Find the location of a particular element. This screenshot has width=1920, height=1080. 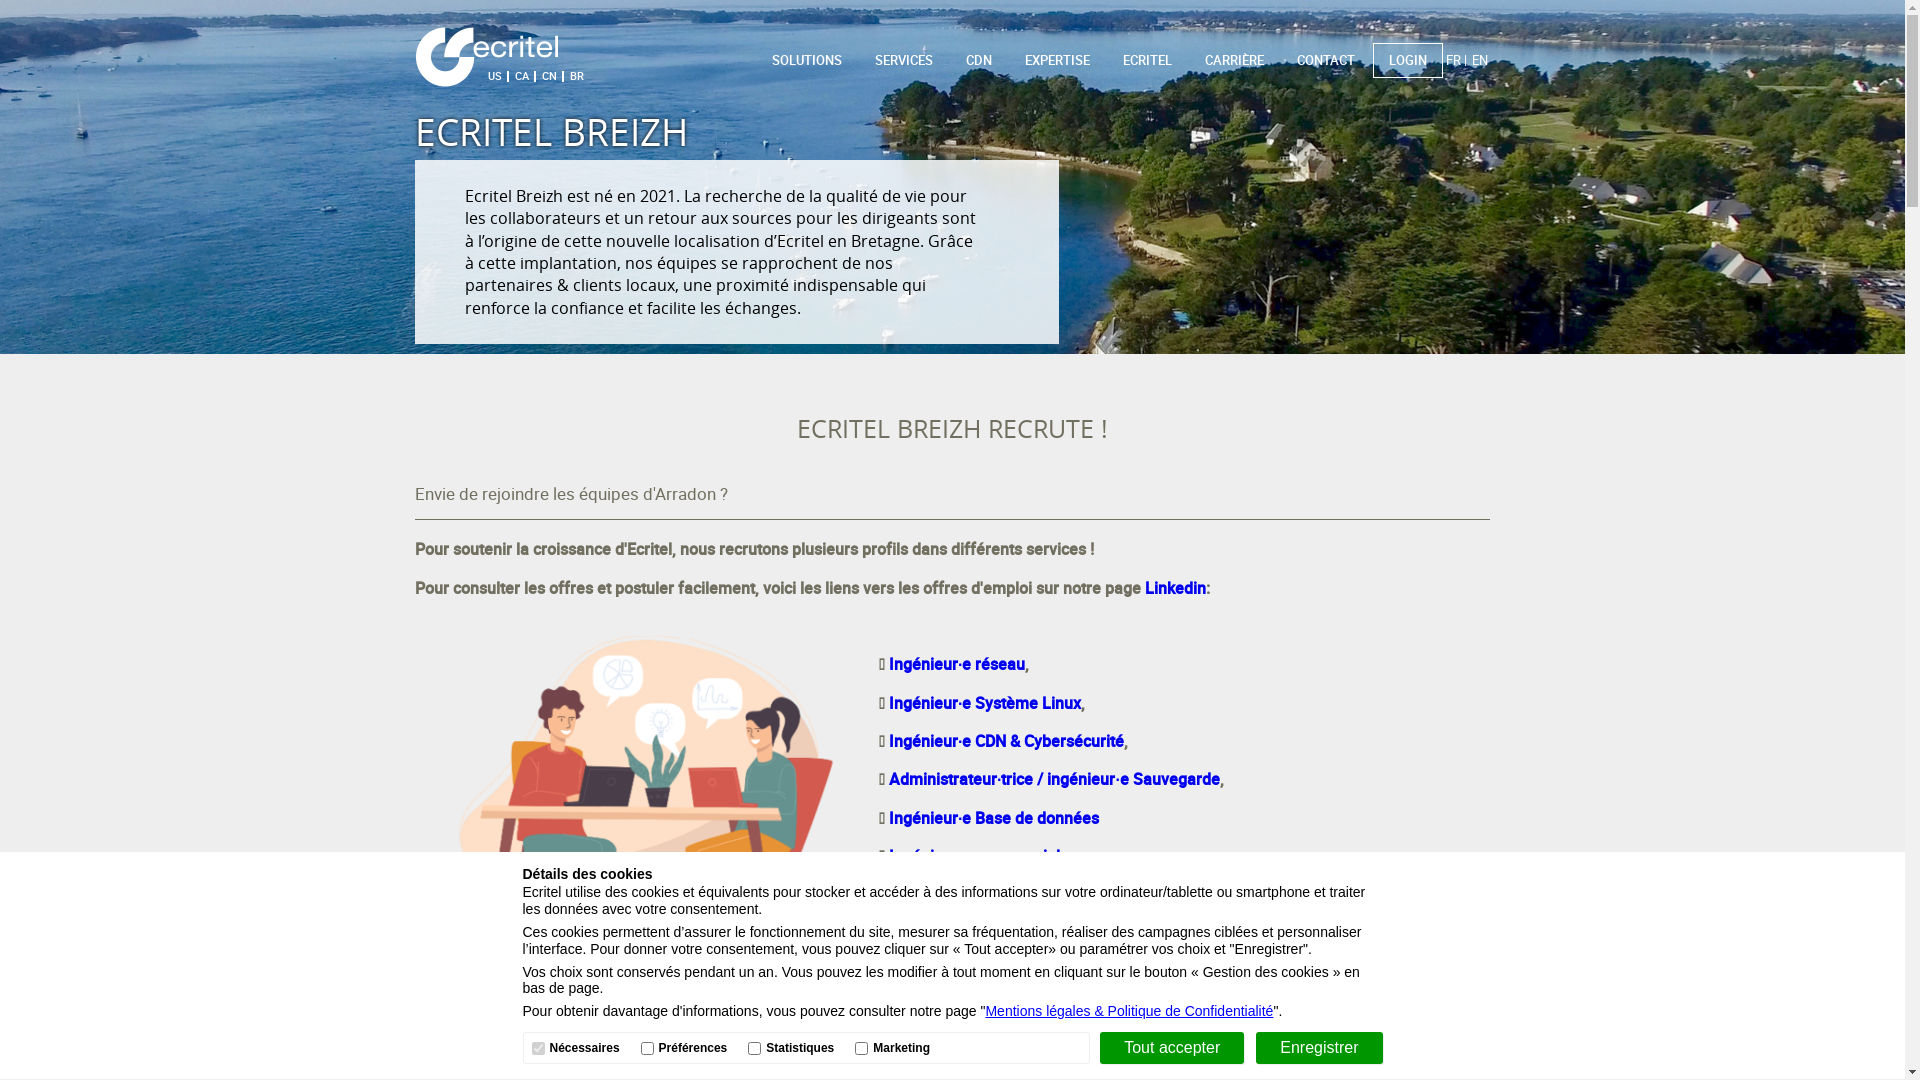

'CONTACT' is located at coordinates (1325, 59).